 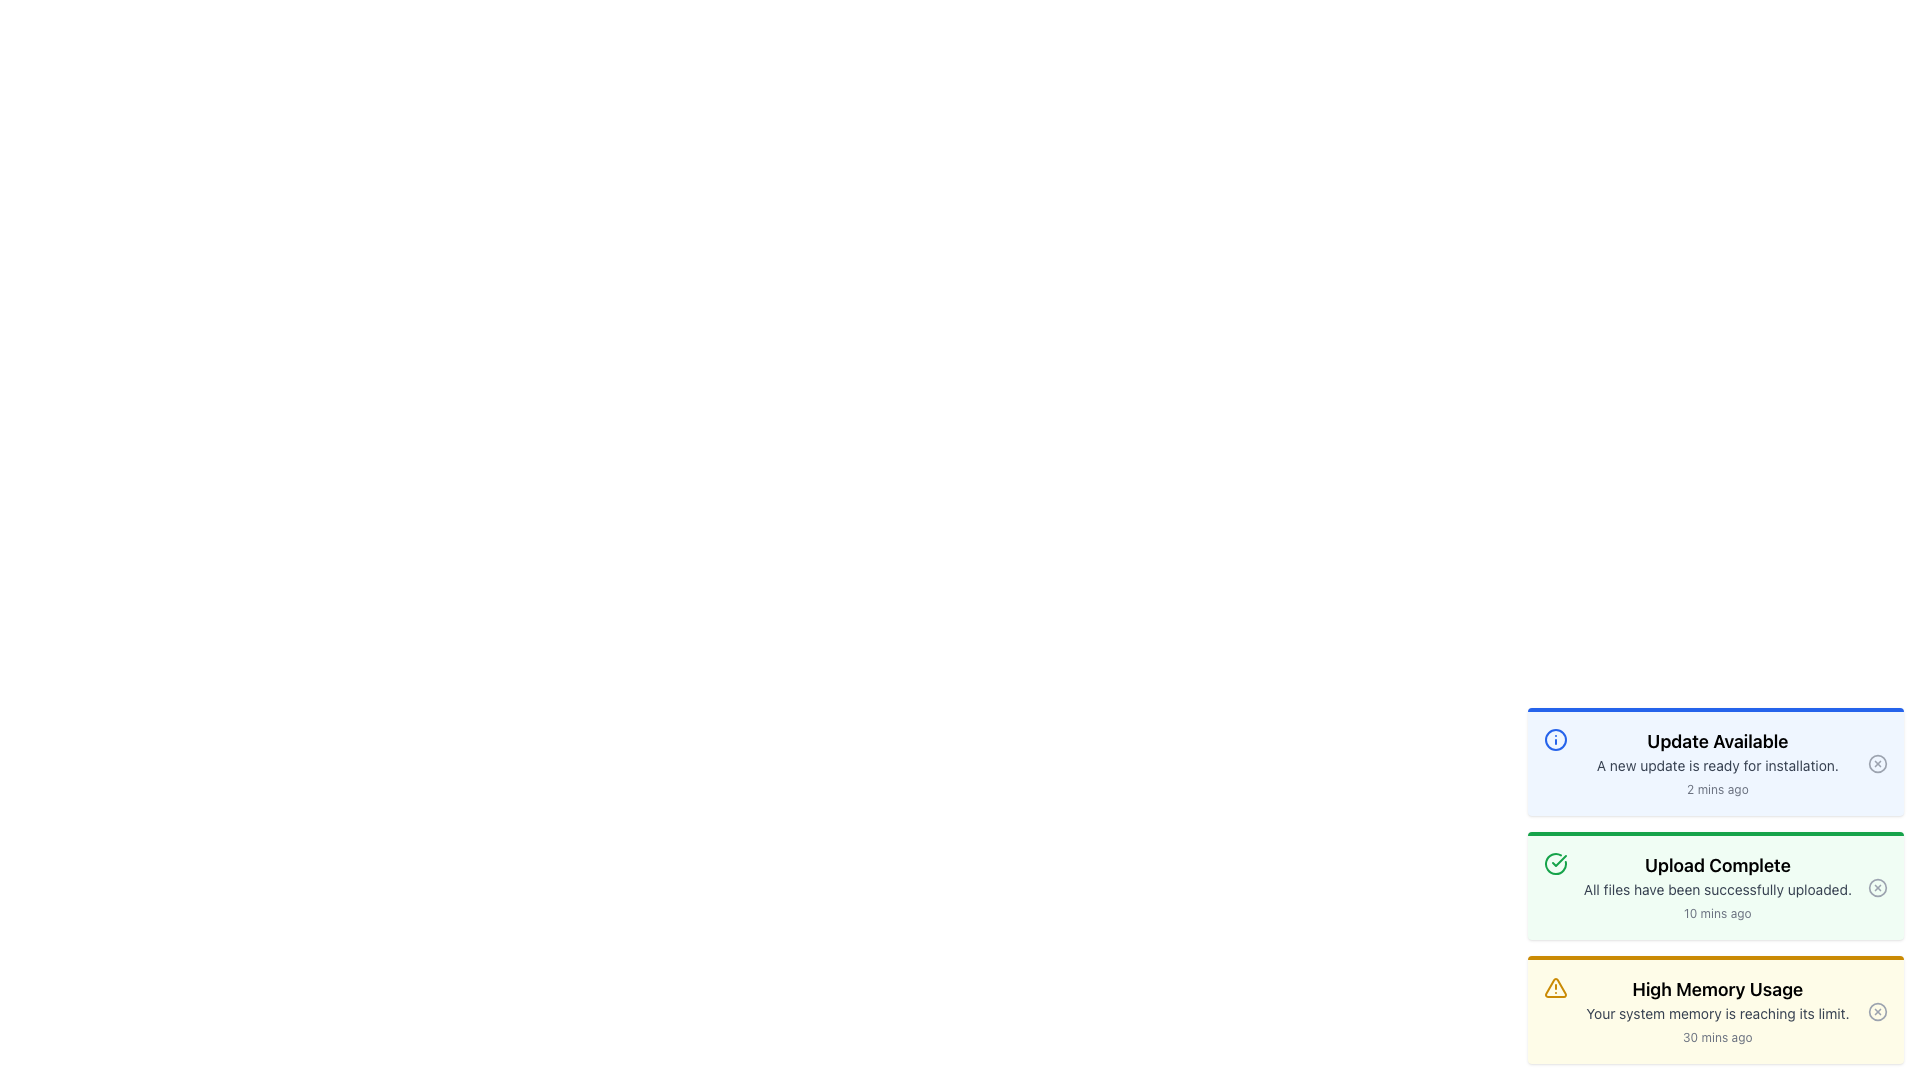 I want to click on the SVG circle element located at the top right corner of the 'High Memory Usage' notification card, which serves as a decorative component in the icon, so click(x=1876, y=1011).